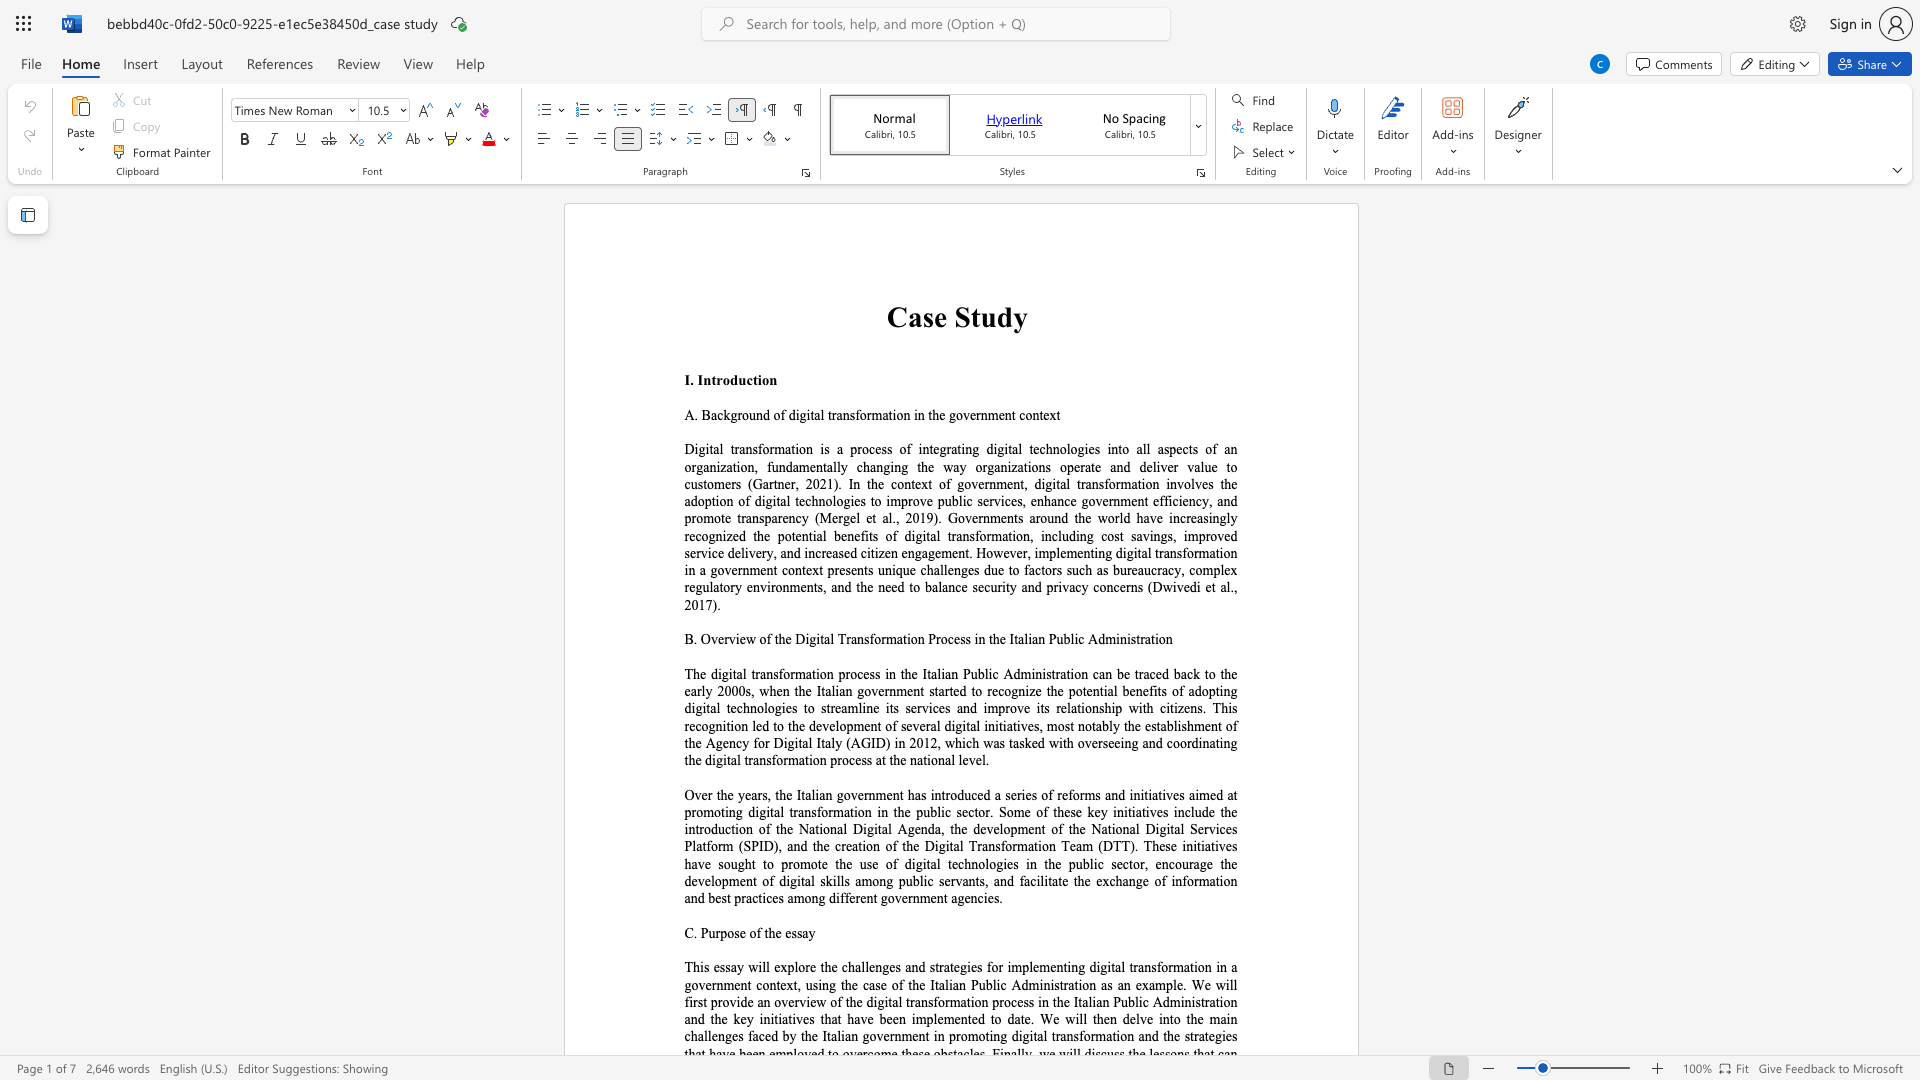 The width and height of the screenshot is (1920, 1080). Describe the element at coordinates (729, 933) in the screenshot. I see `the 1th character "o" in the text` at that location.